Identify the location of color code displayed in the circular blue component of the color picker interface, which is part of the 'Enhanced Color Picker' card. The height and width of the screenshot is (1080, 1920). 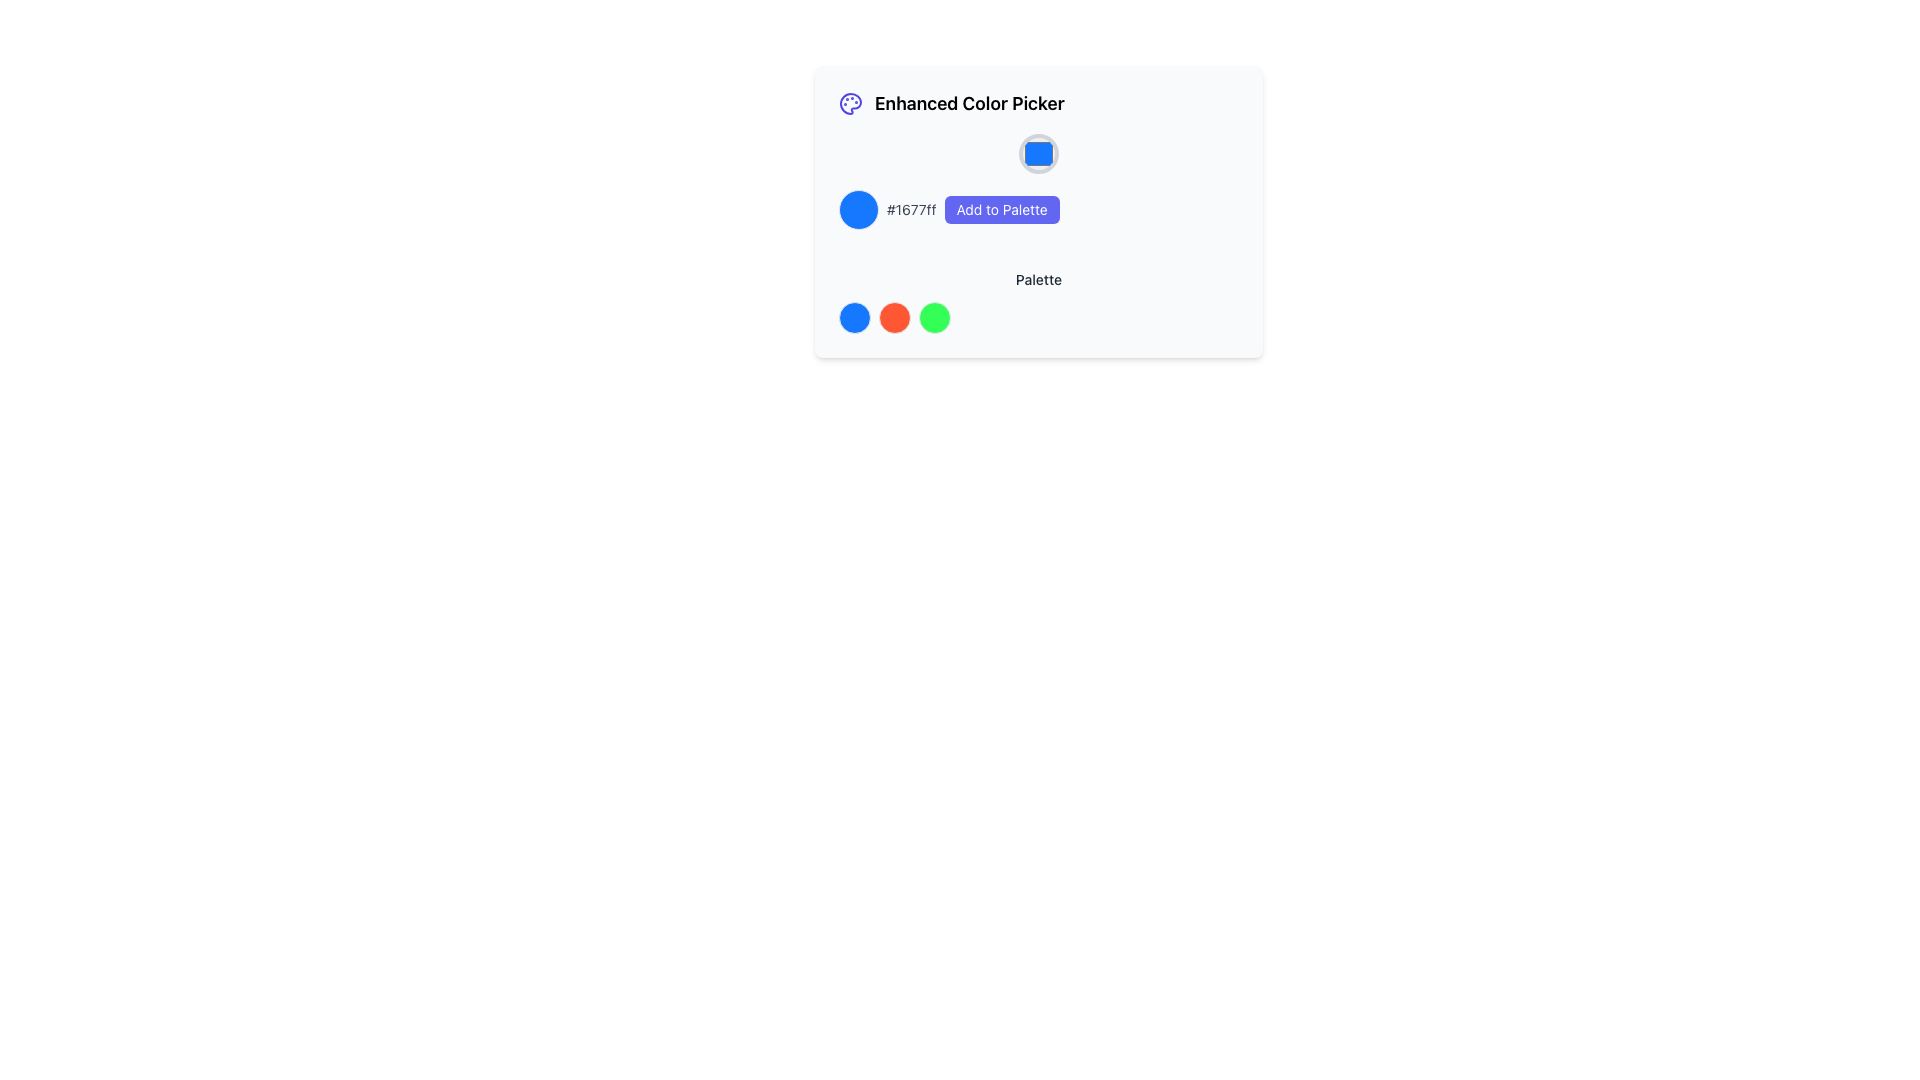
(1038, 181).